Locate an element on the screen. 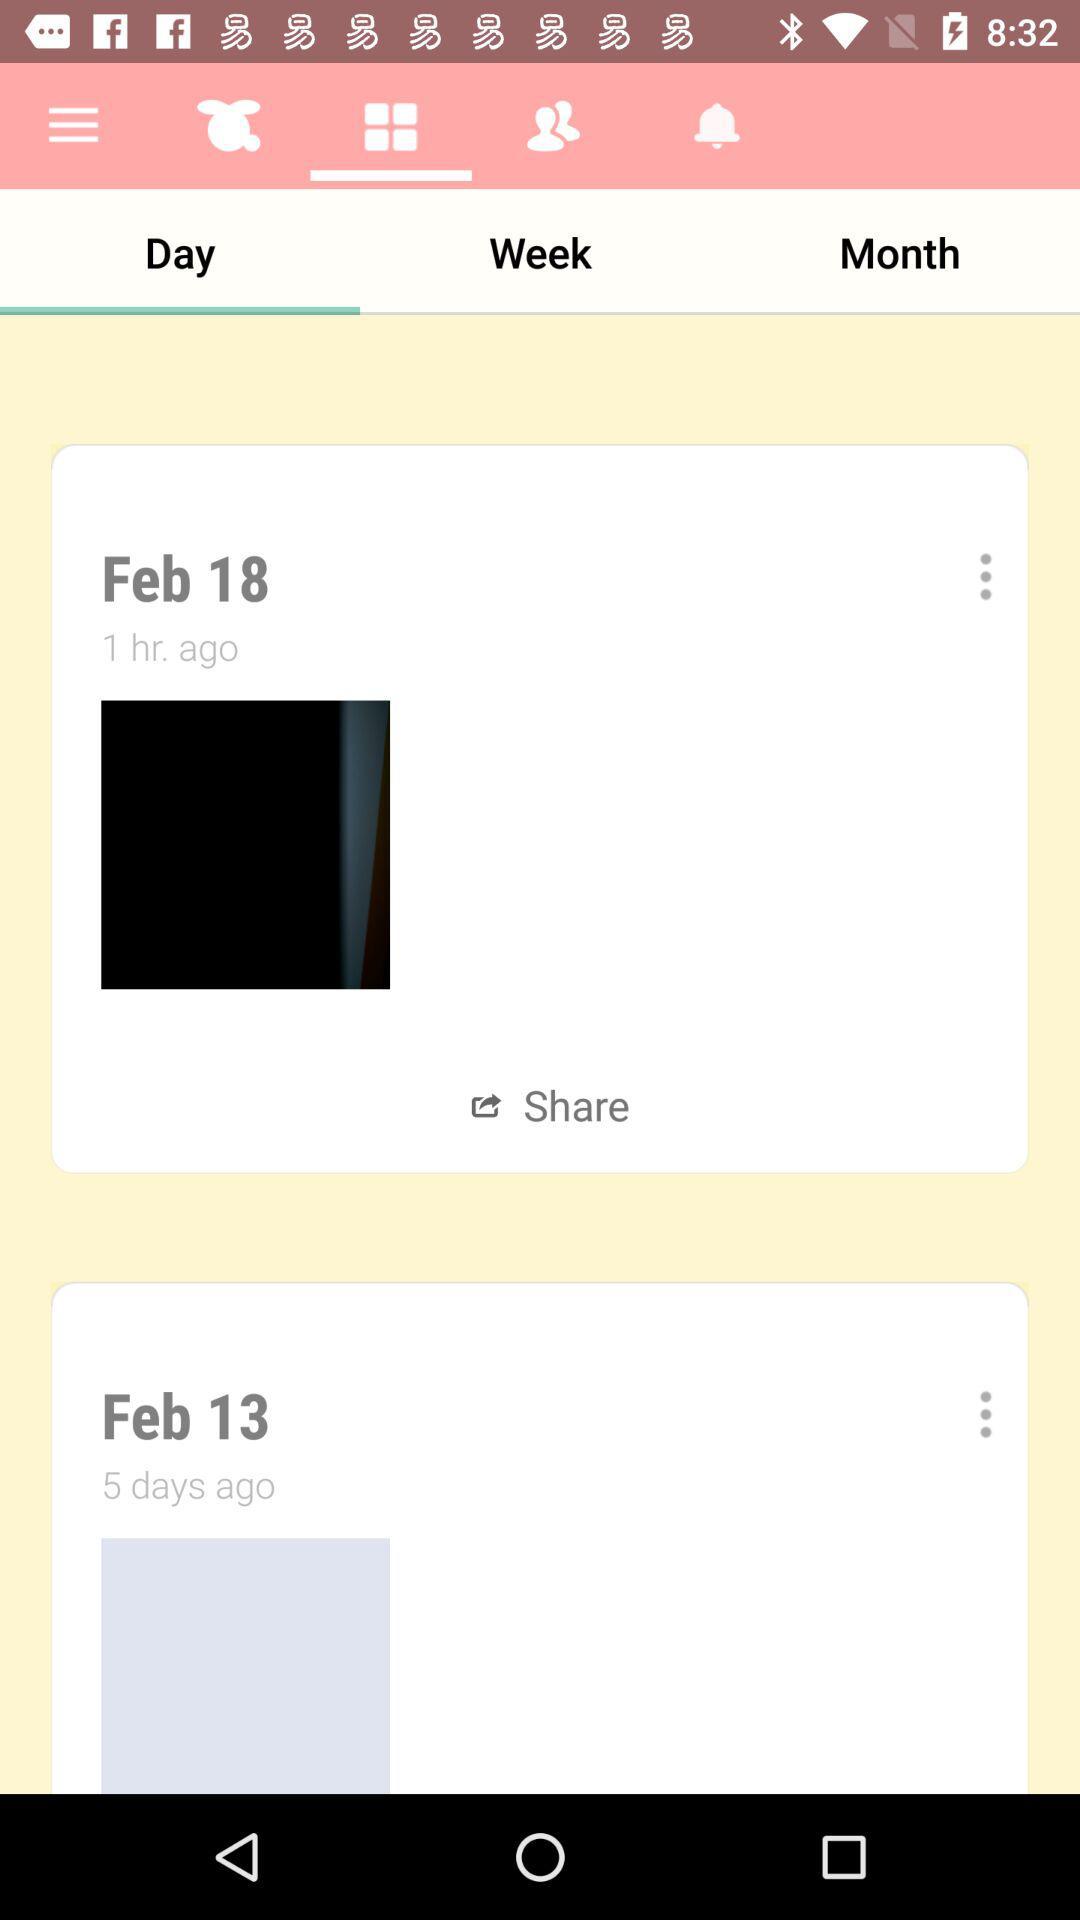 Image resolution: width=1080 pixels, height=1920 pixels. the button which is right to the menu button is located at coordinates (227, 124).